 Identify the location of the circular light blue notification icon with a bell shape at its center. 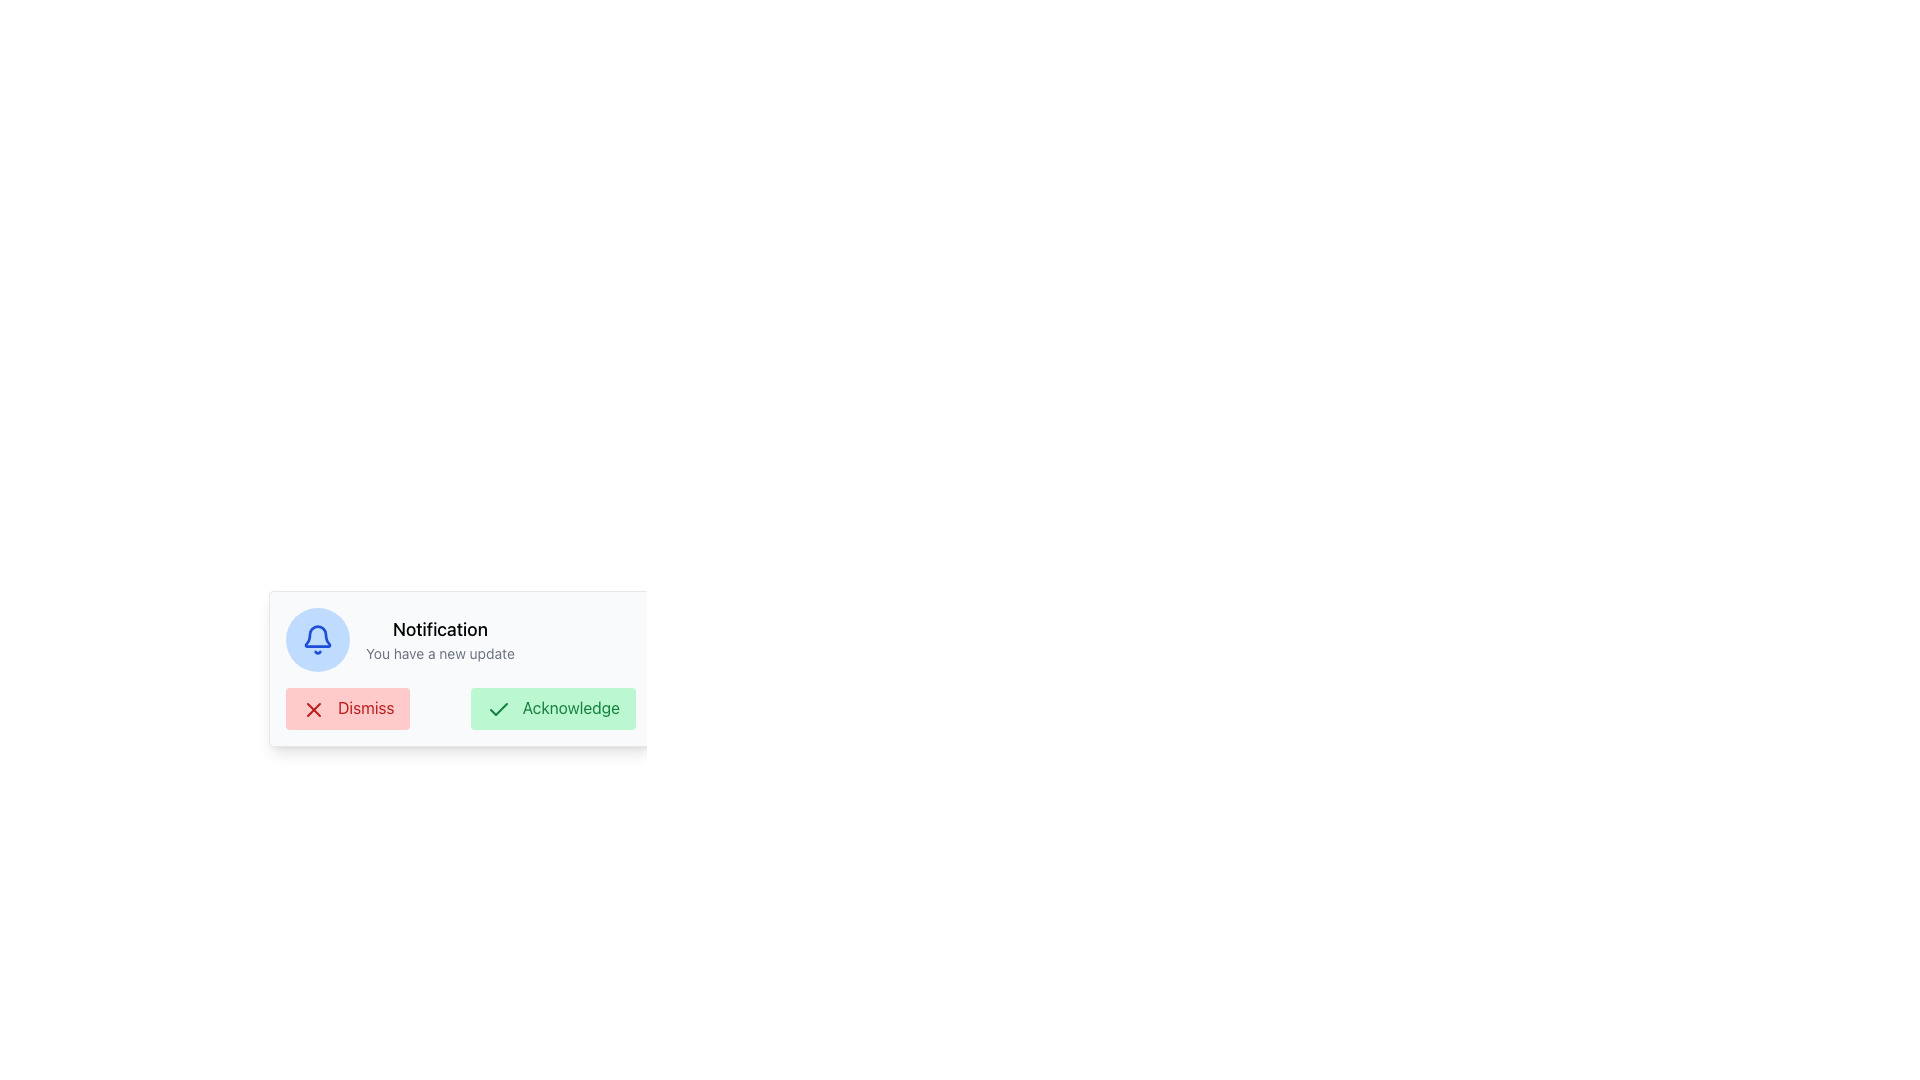
(316, 640).